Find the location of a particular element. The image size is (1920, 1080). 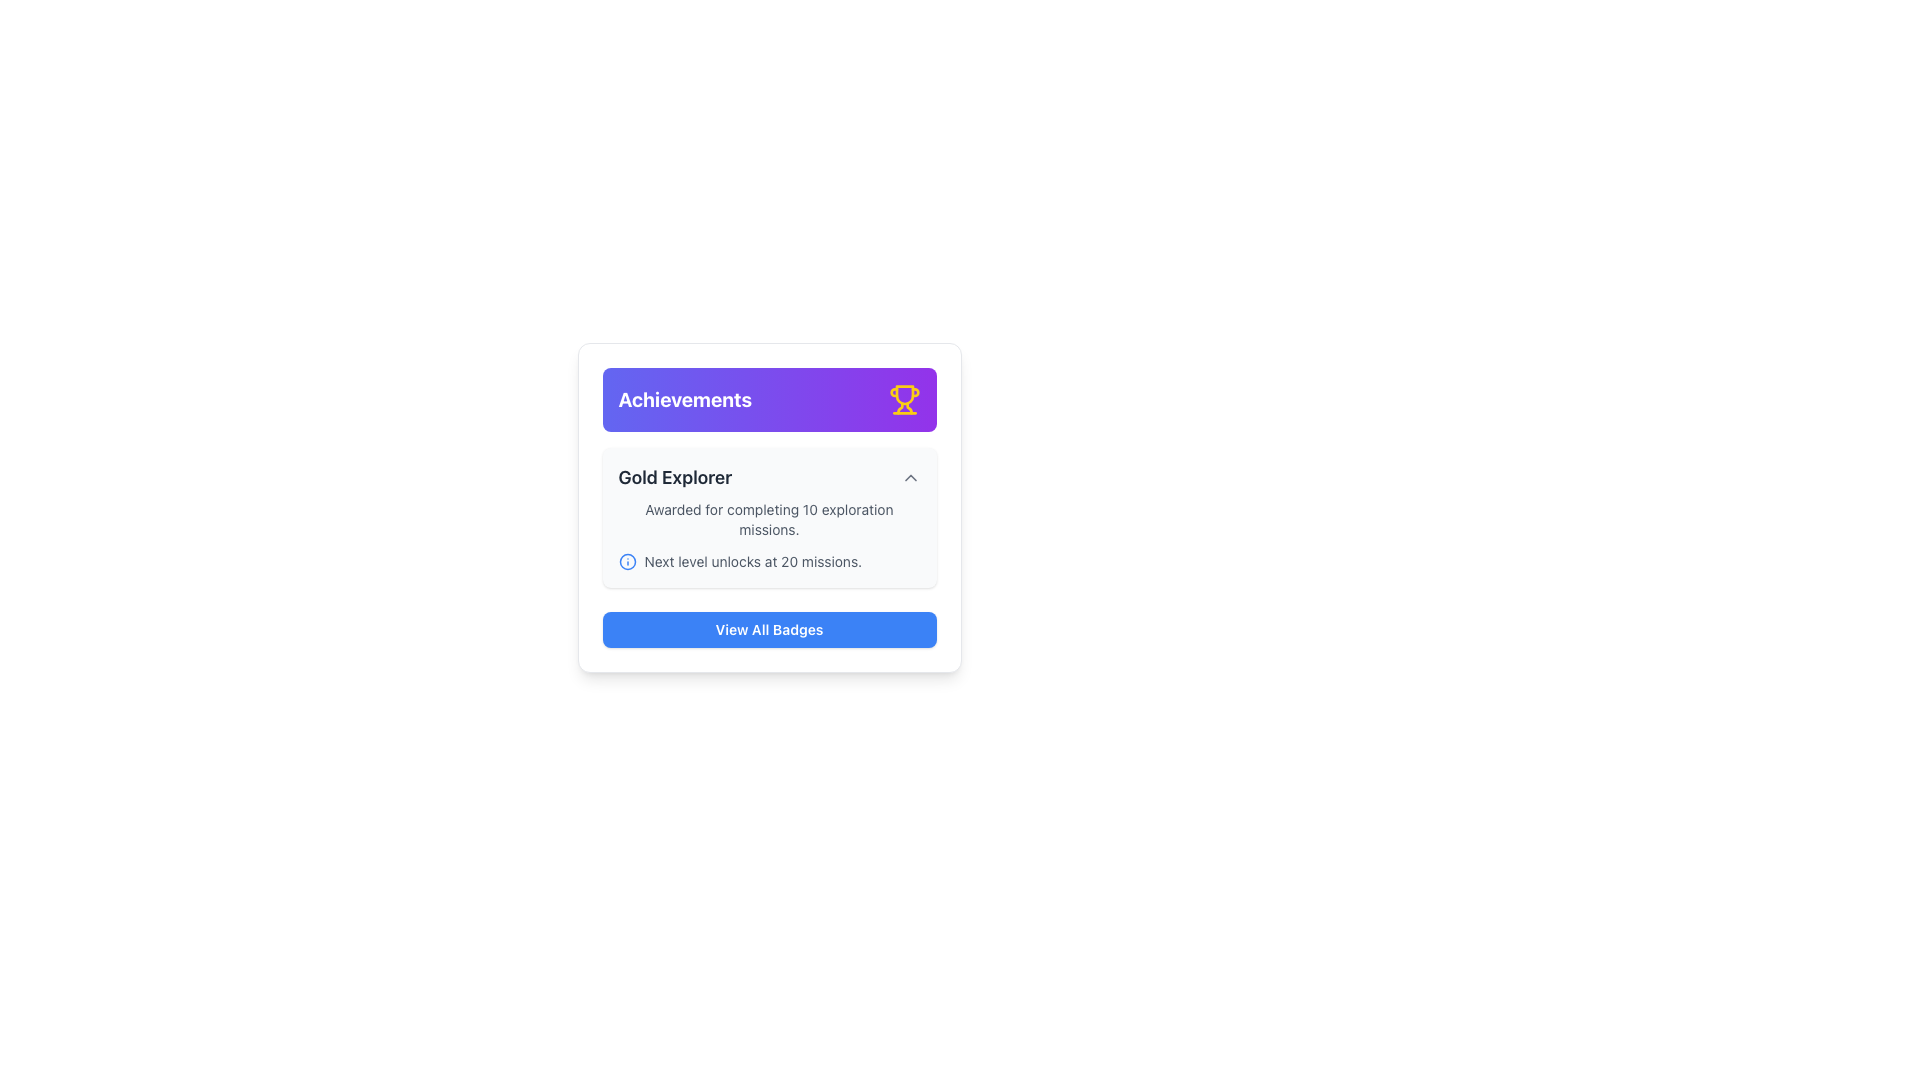

the text label that provides information about the 'Gold Explorer' achievement, located directly below the 'Gold Explorer' header is located at coordinates (768, 519).